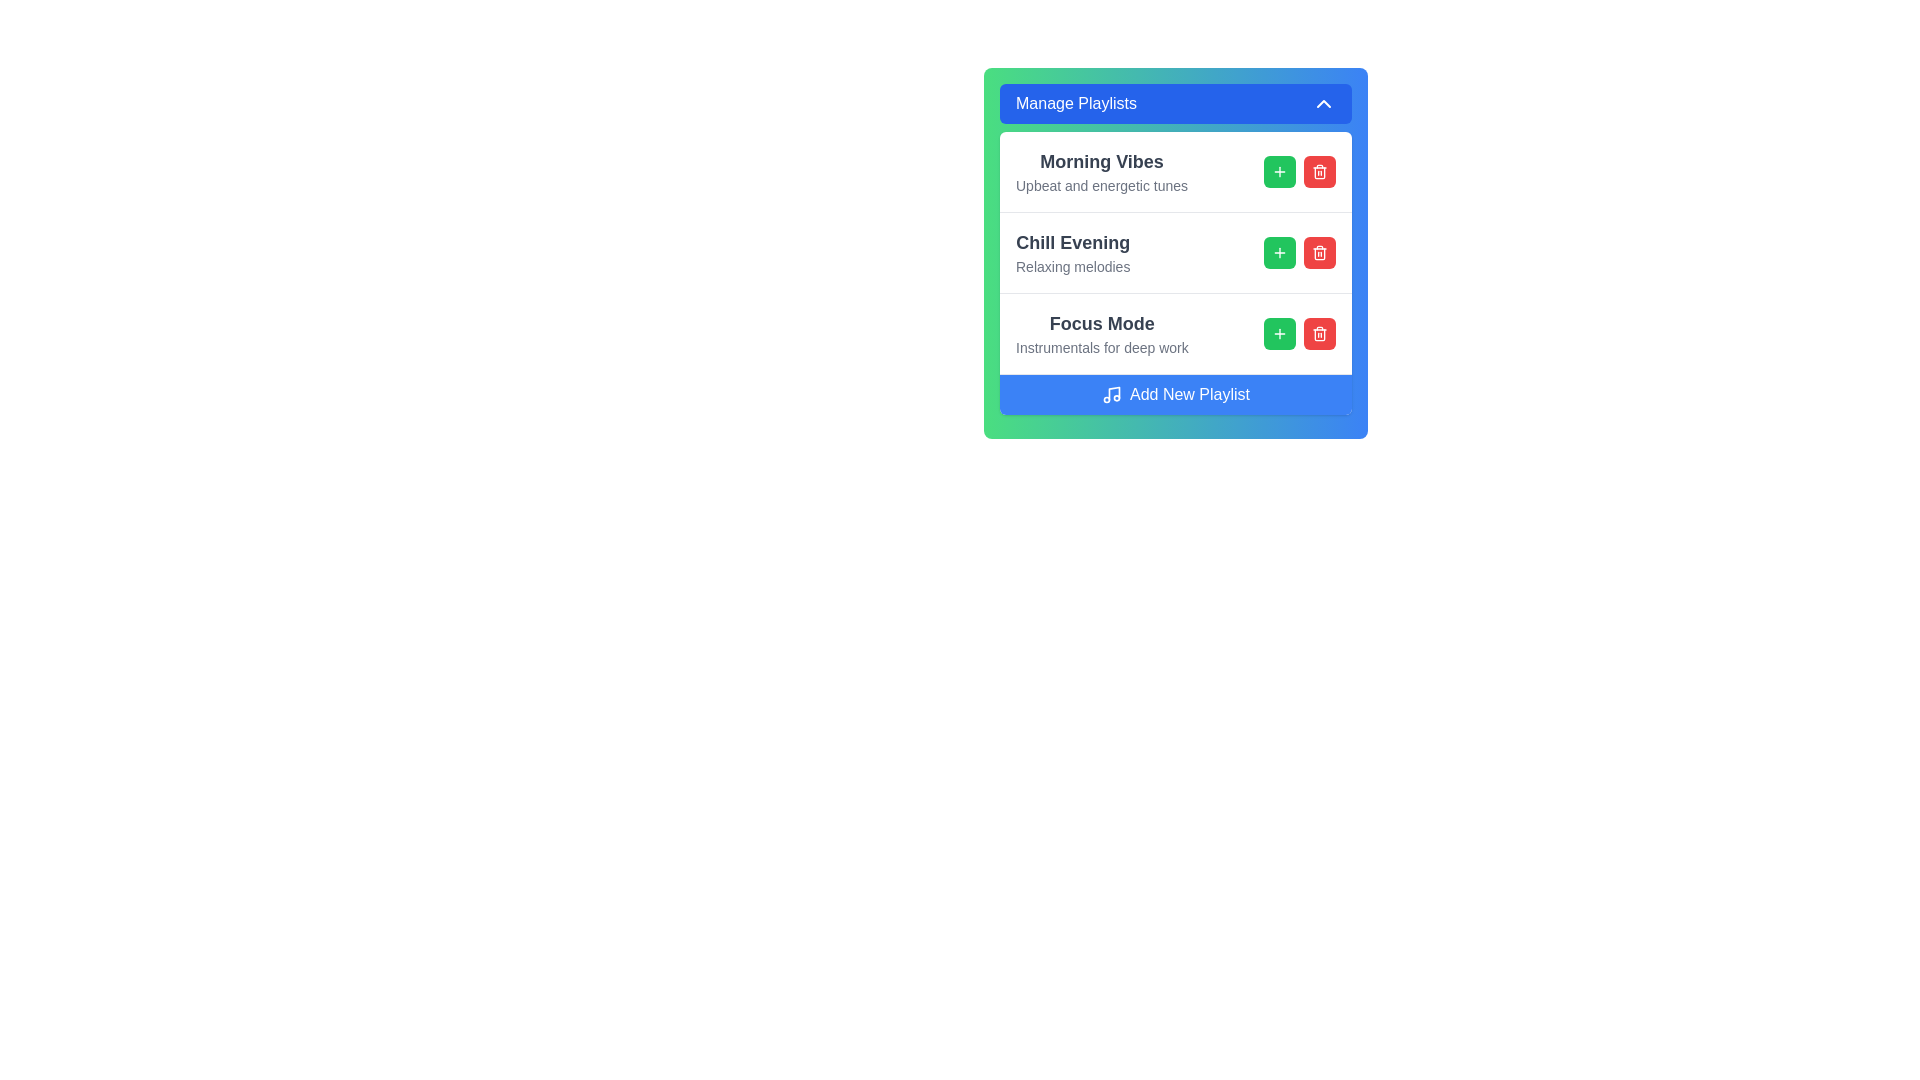  What do you see at coordinates (1176, 394) in the screenshot?
I see `the 'Add New Playlist' button located at the bottom of the playlist card to initiate the process of creating a new playlist` at bounding box center [1176, 394].